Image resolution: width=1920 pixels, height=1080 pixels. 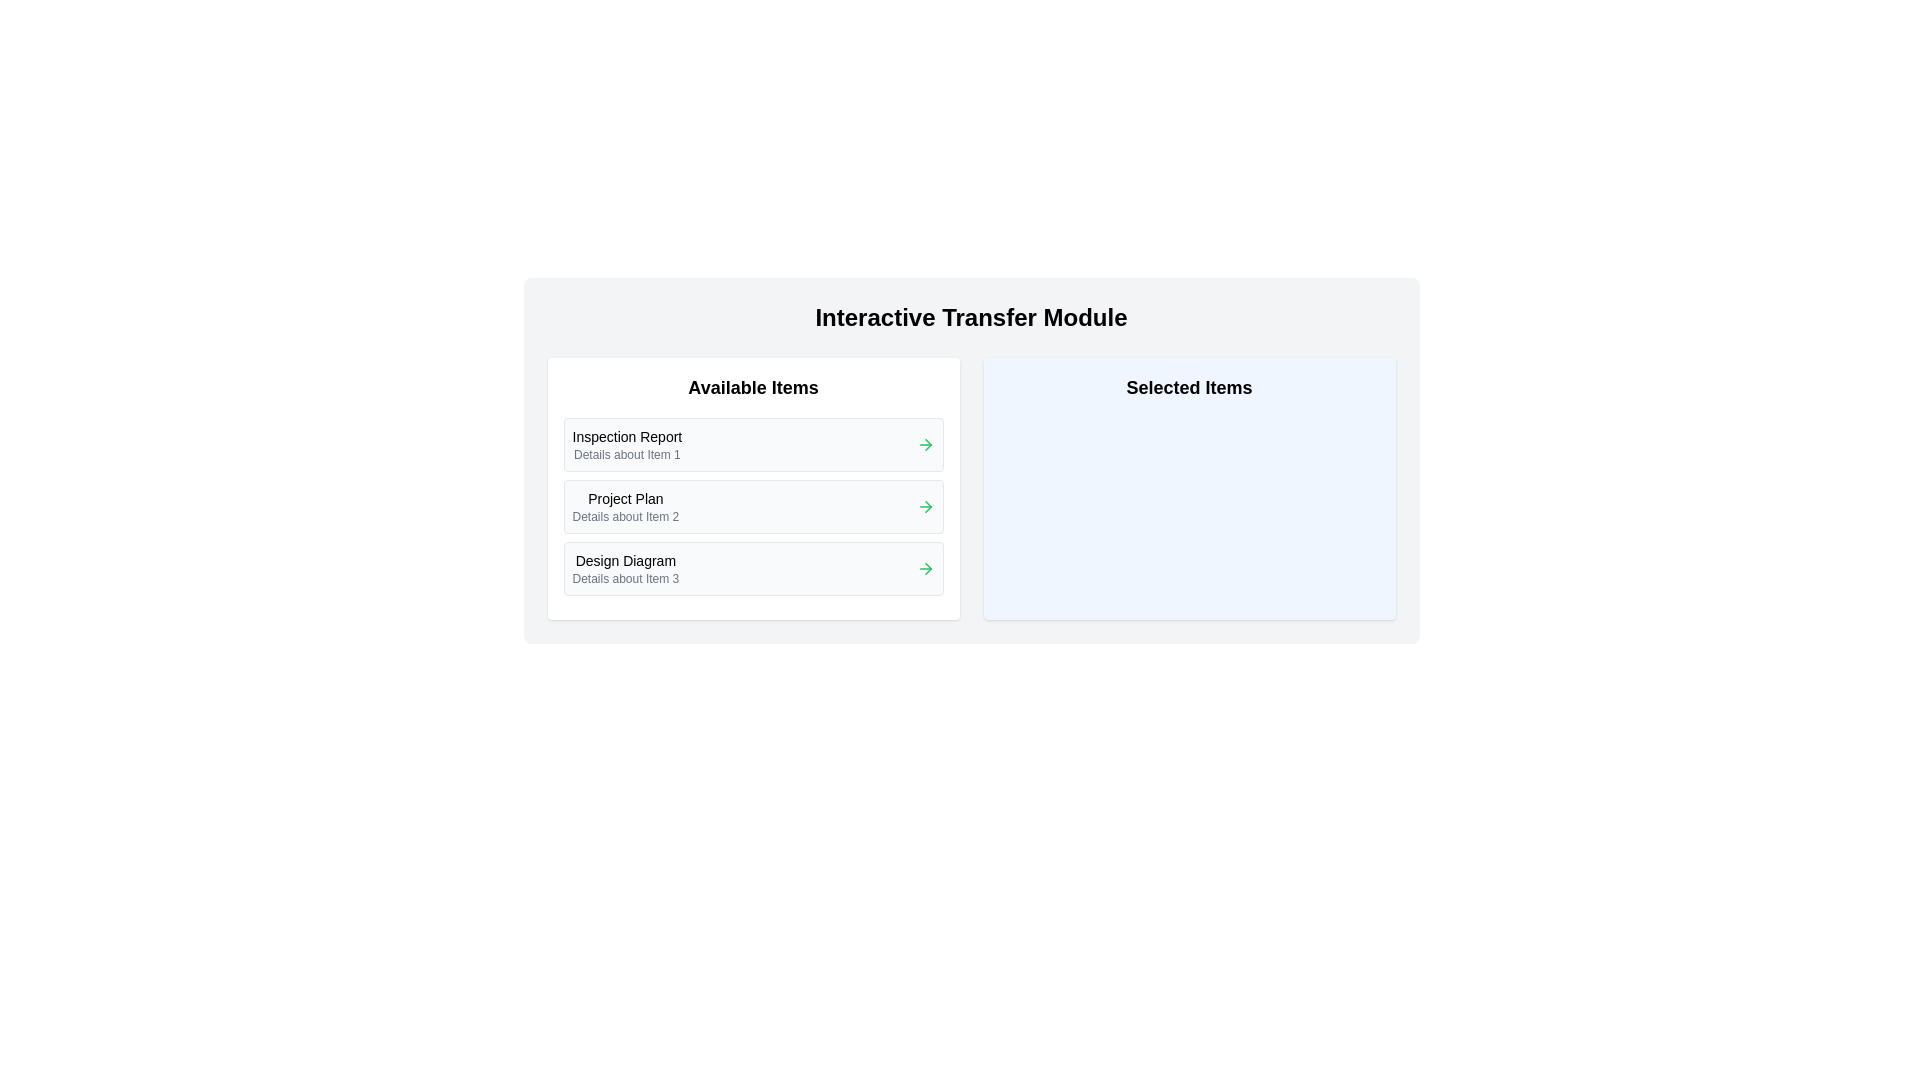 What do you see at coordinates (752, 505) in the screenshot?
I see `the second item in the 'Available Items' list, which represents the 'Project Plan'` at bounding box center [752, 505].